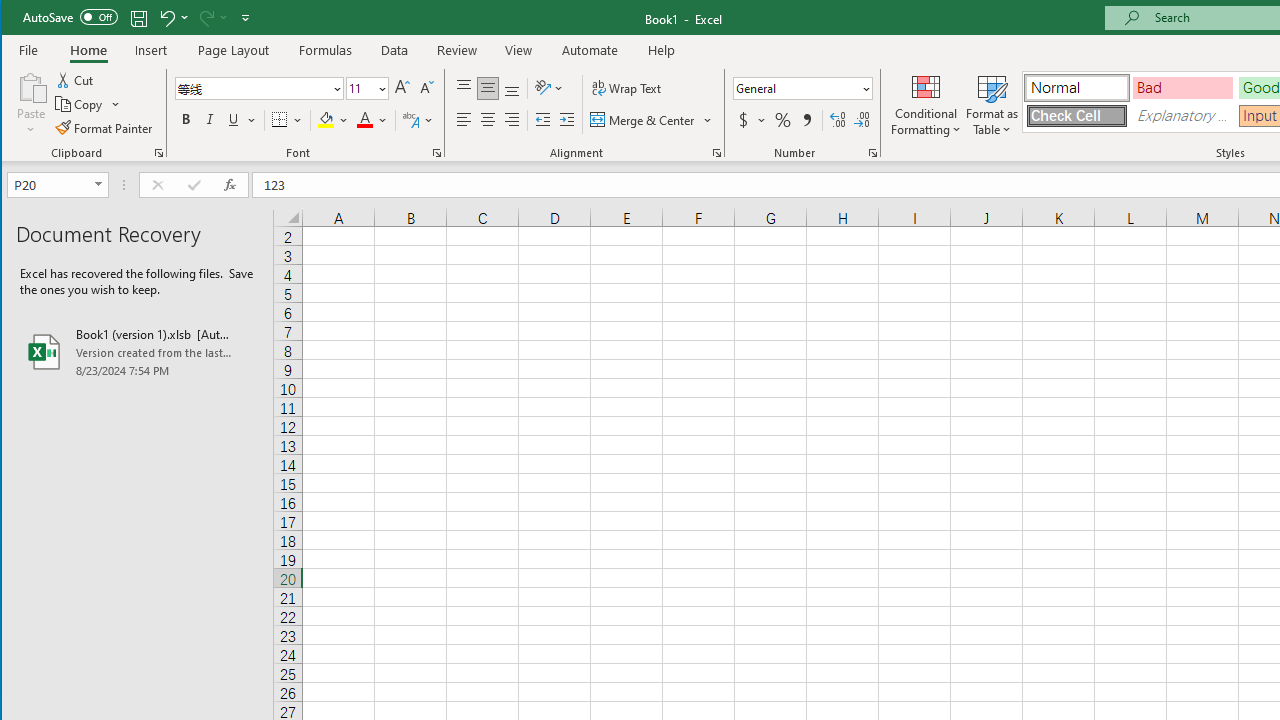 The height and width of the screenshot is (720, 1280). I want to click on 'Top Align', so click(463, 87).